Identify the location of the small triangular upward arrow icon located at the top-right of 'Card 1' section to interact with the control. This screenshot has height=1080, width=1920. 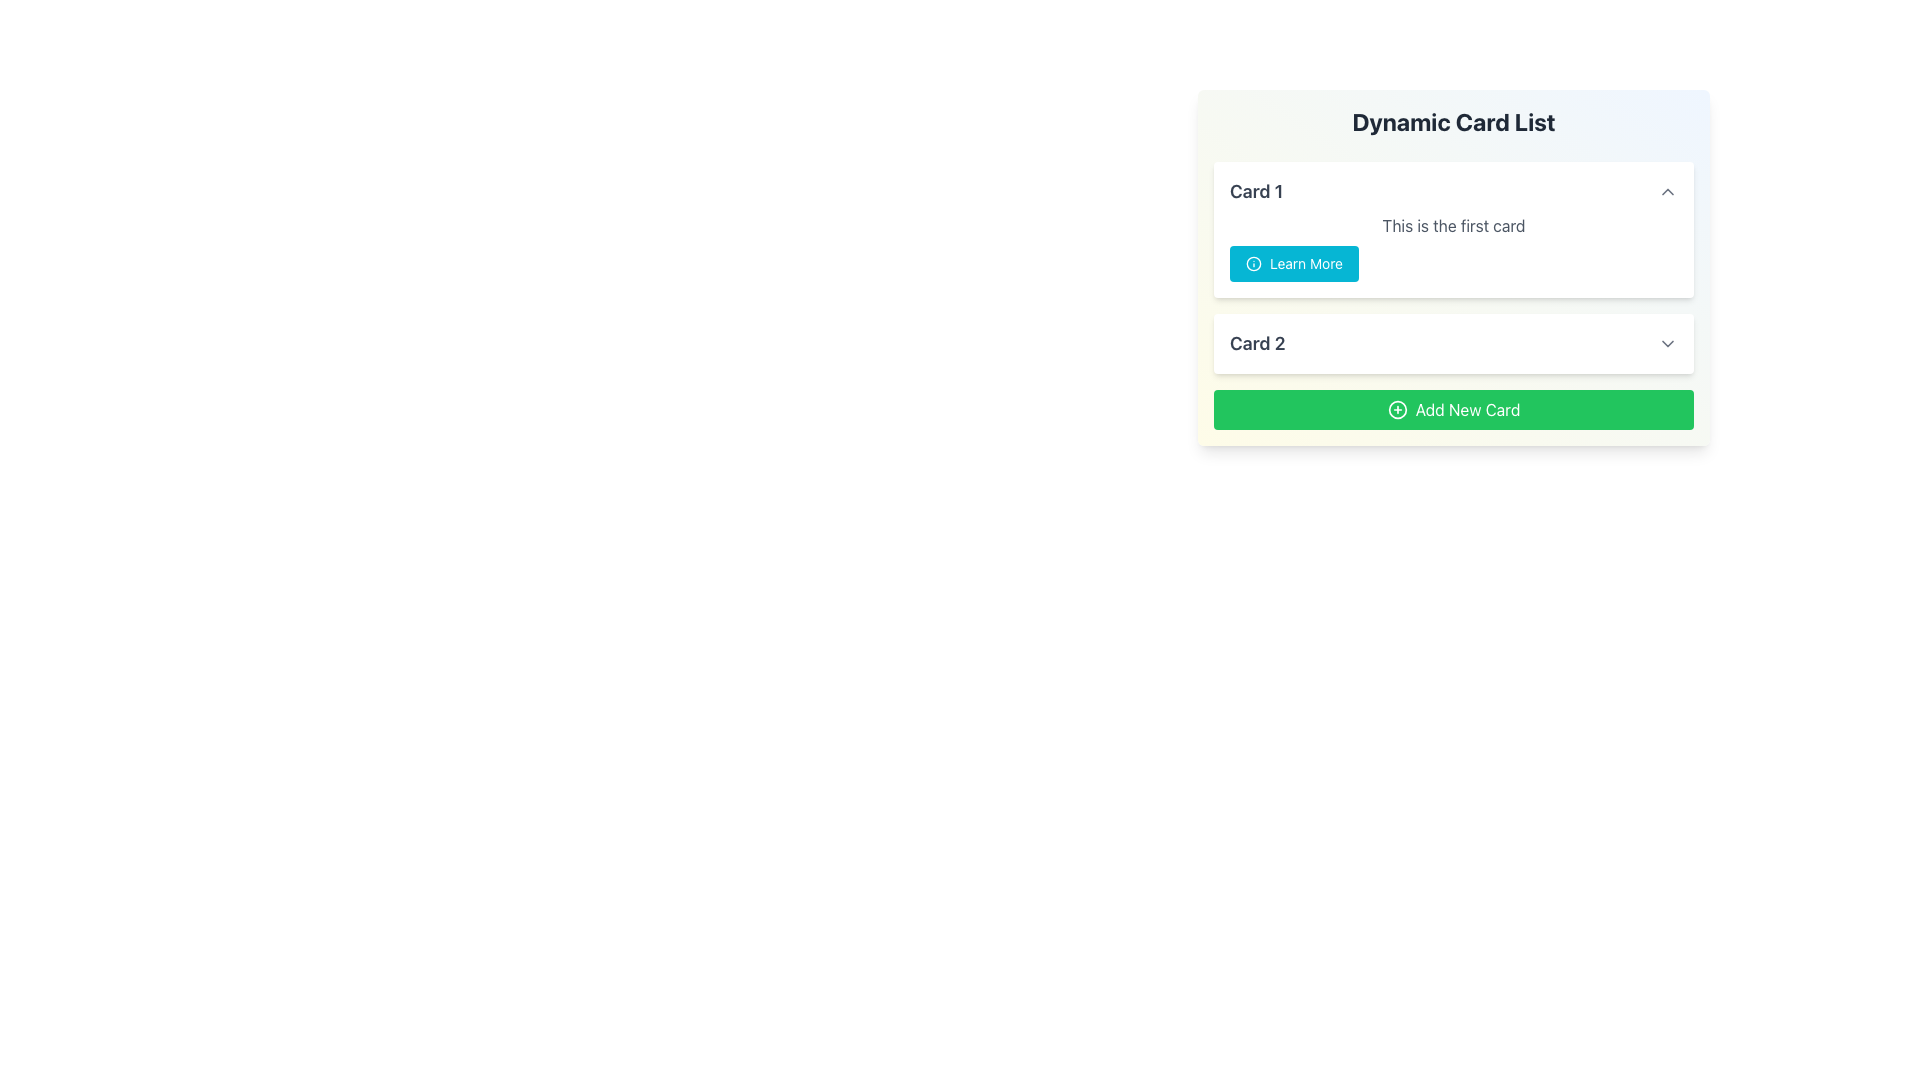
(1668, 192).